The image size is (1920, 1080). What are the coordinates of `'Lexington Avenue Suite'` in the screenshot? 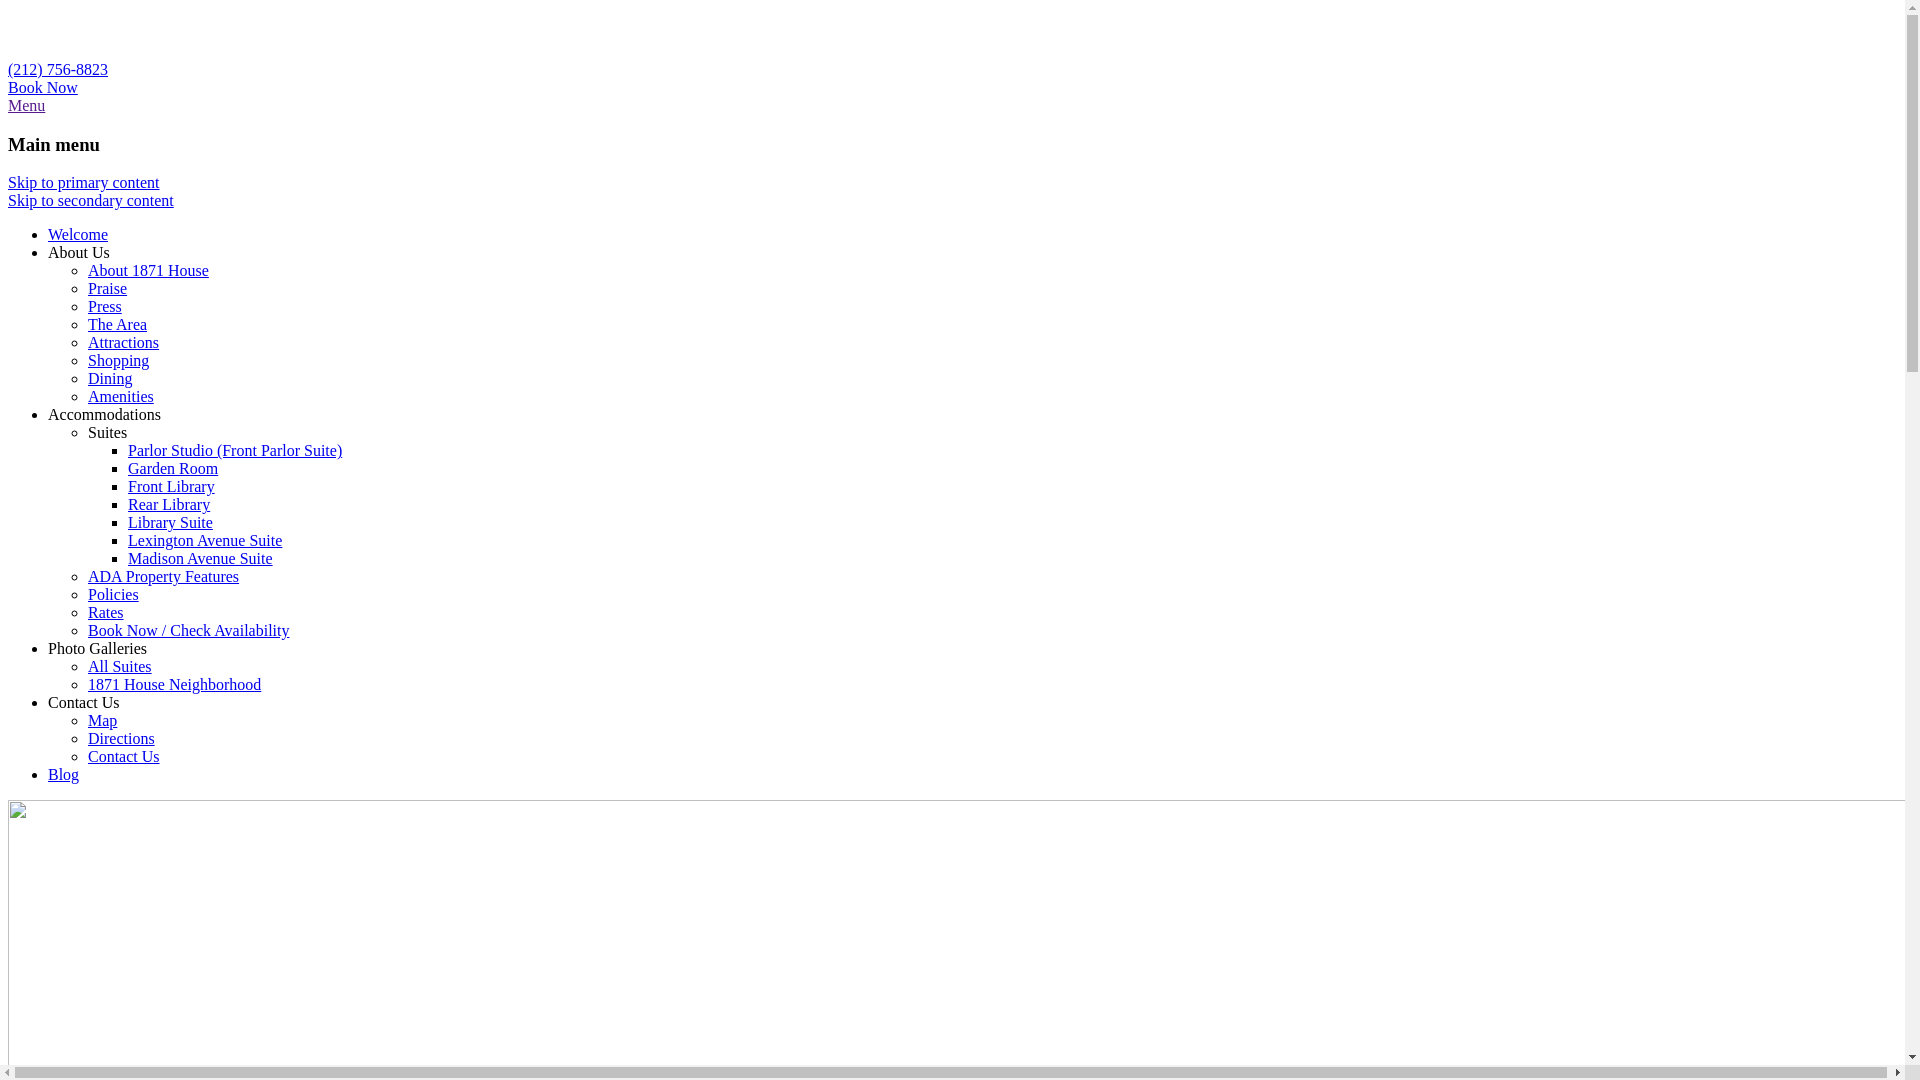 It's located at (205, 540).